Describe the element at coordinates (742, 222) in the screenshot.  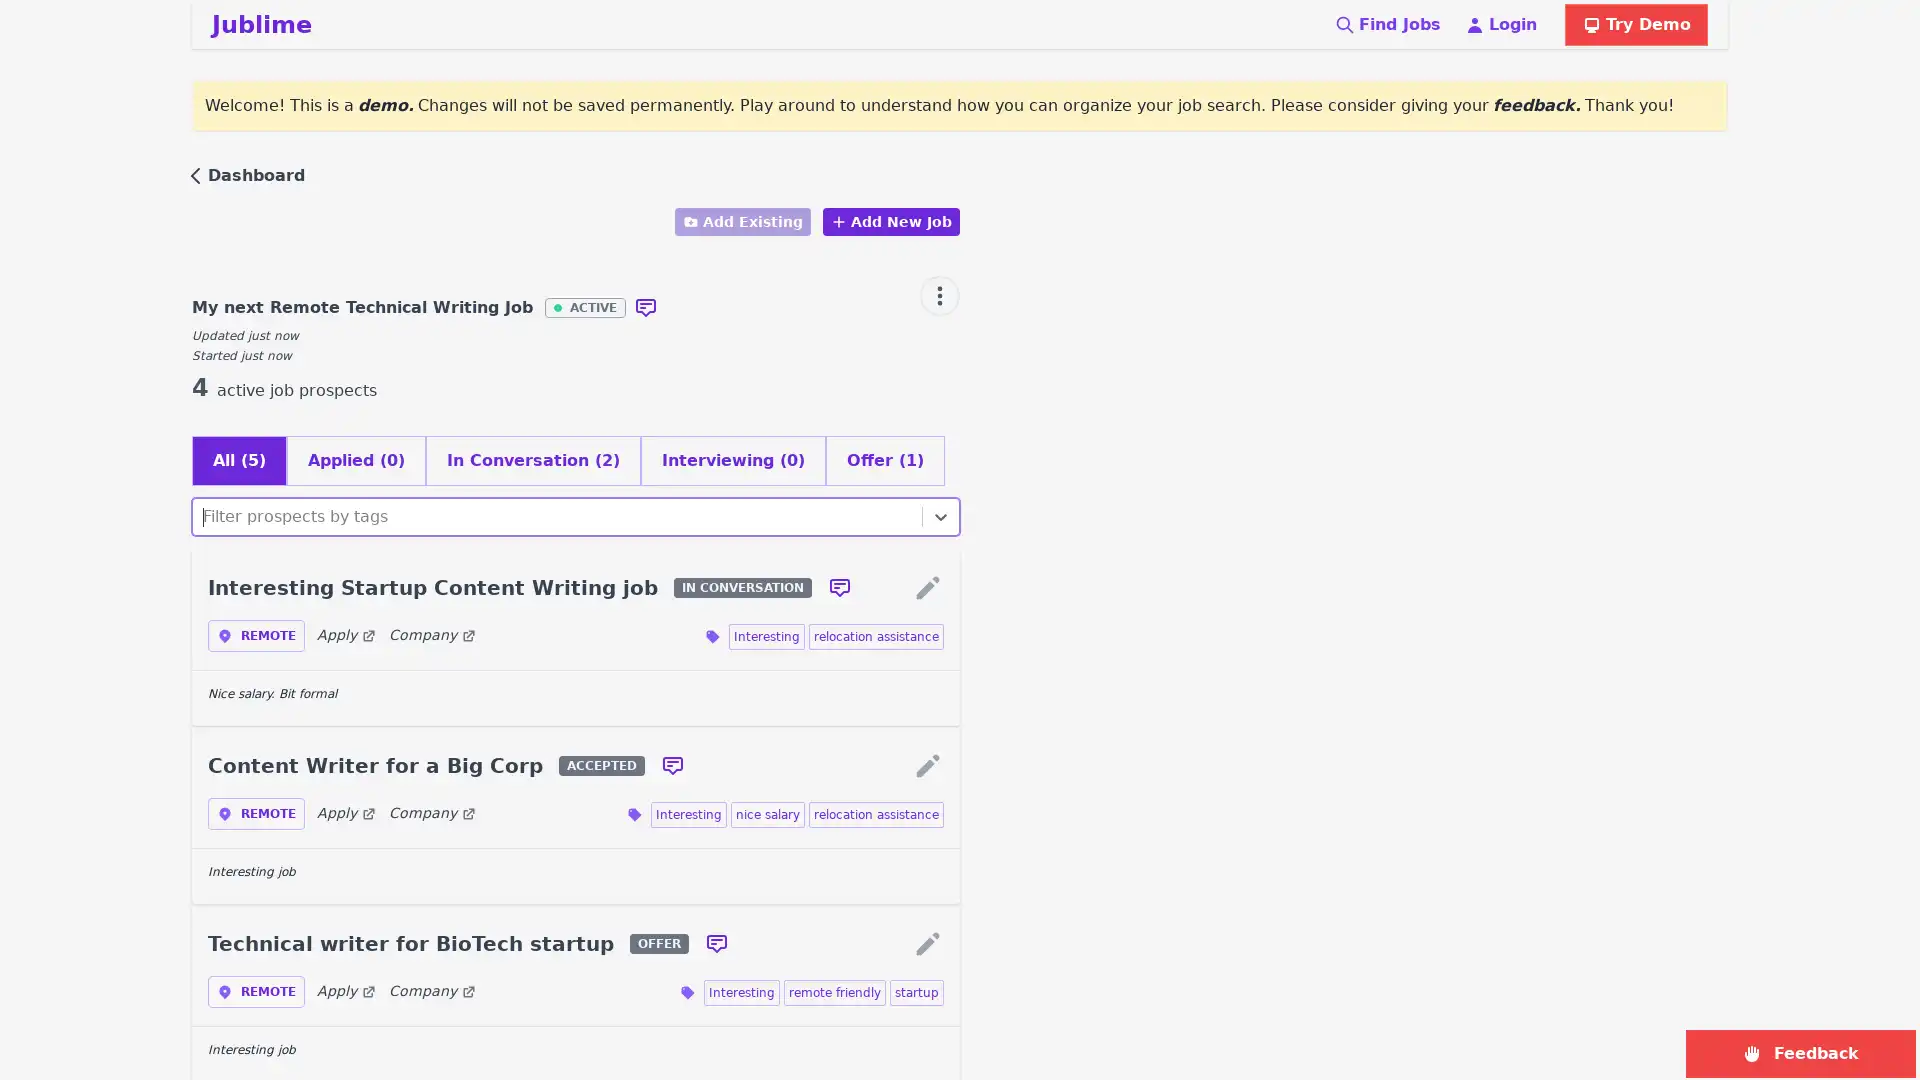
I see `Add Existing` at that location.